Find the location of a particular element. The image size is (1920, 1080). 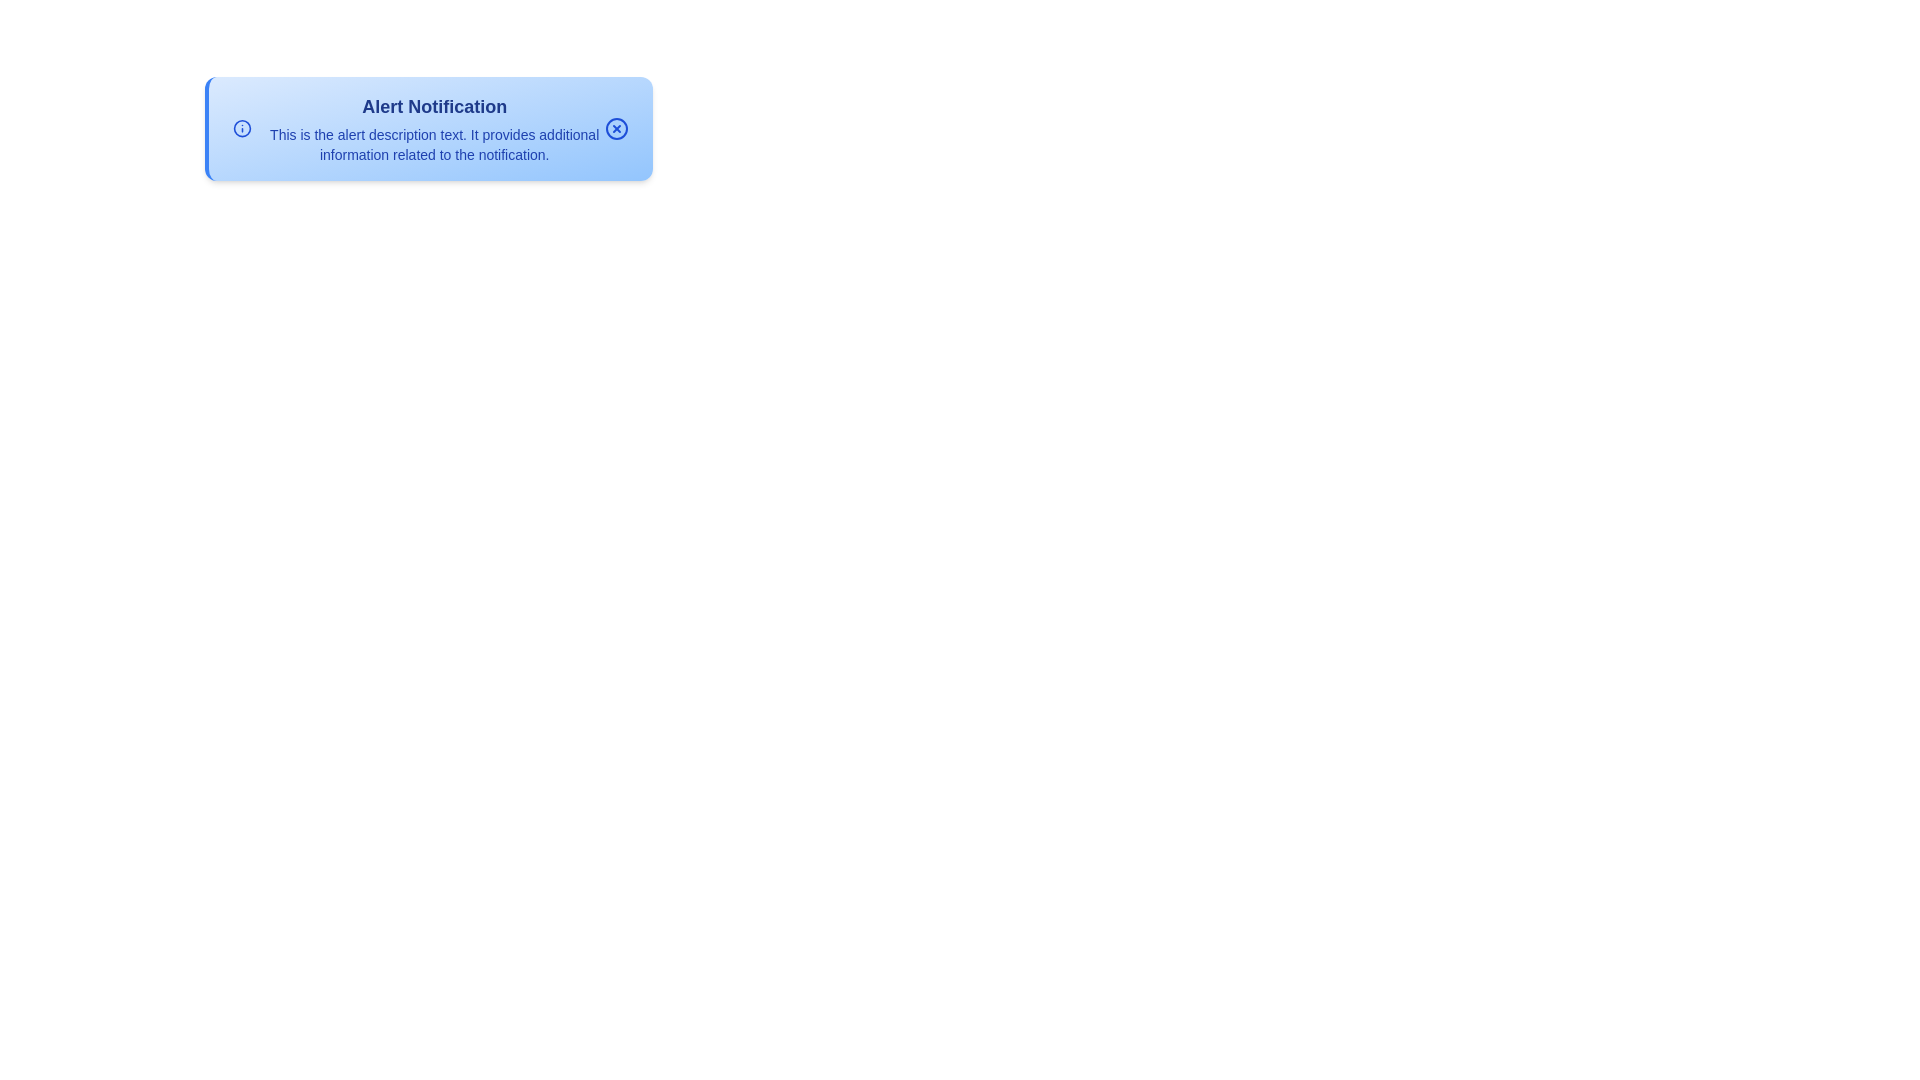

the information icon to interact with it is located at coordinates (241, 128).